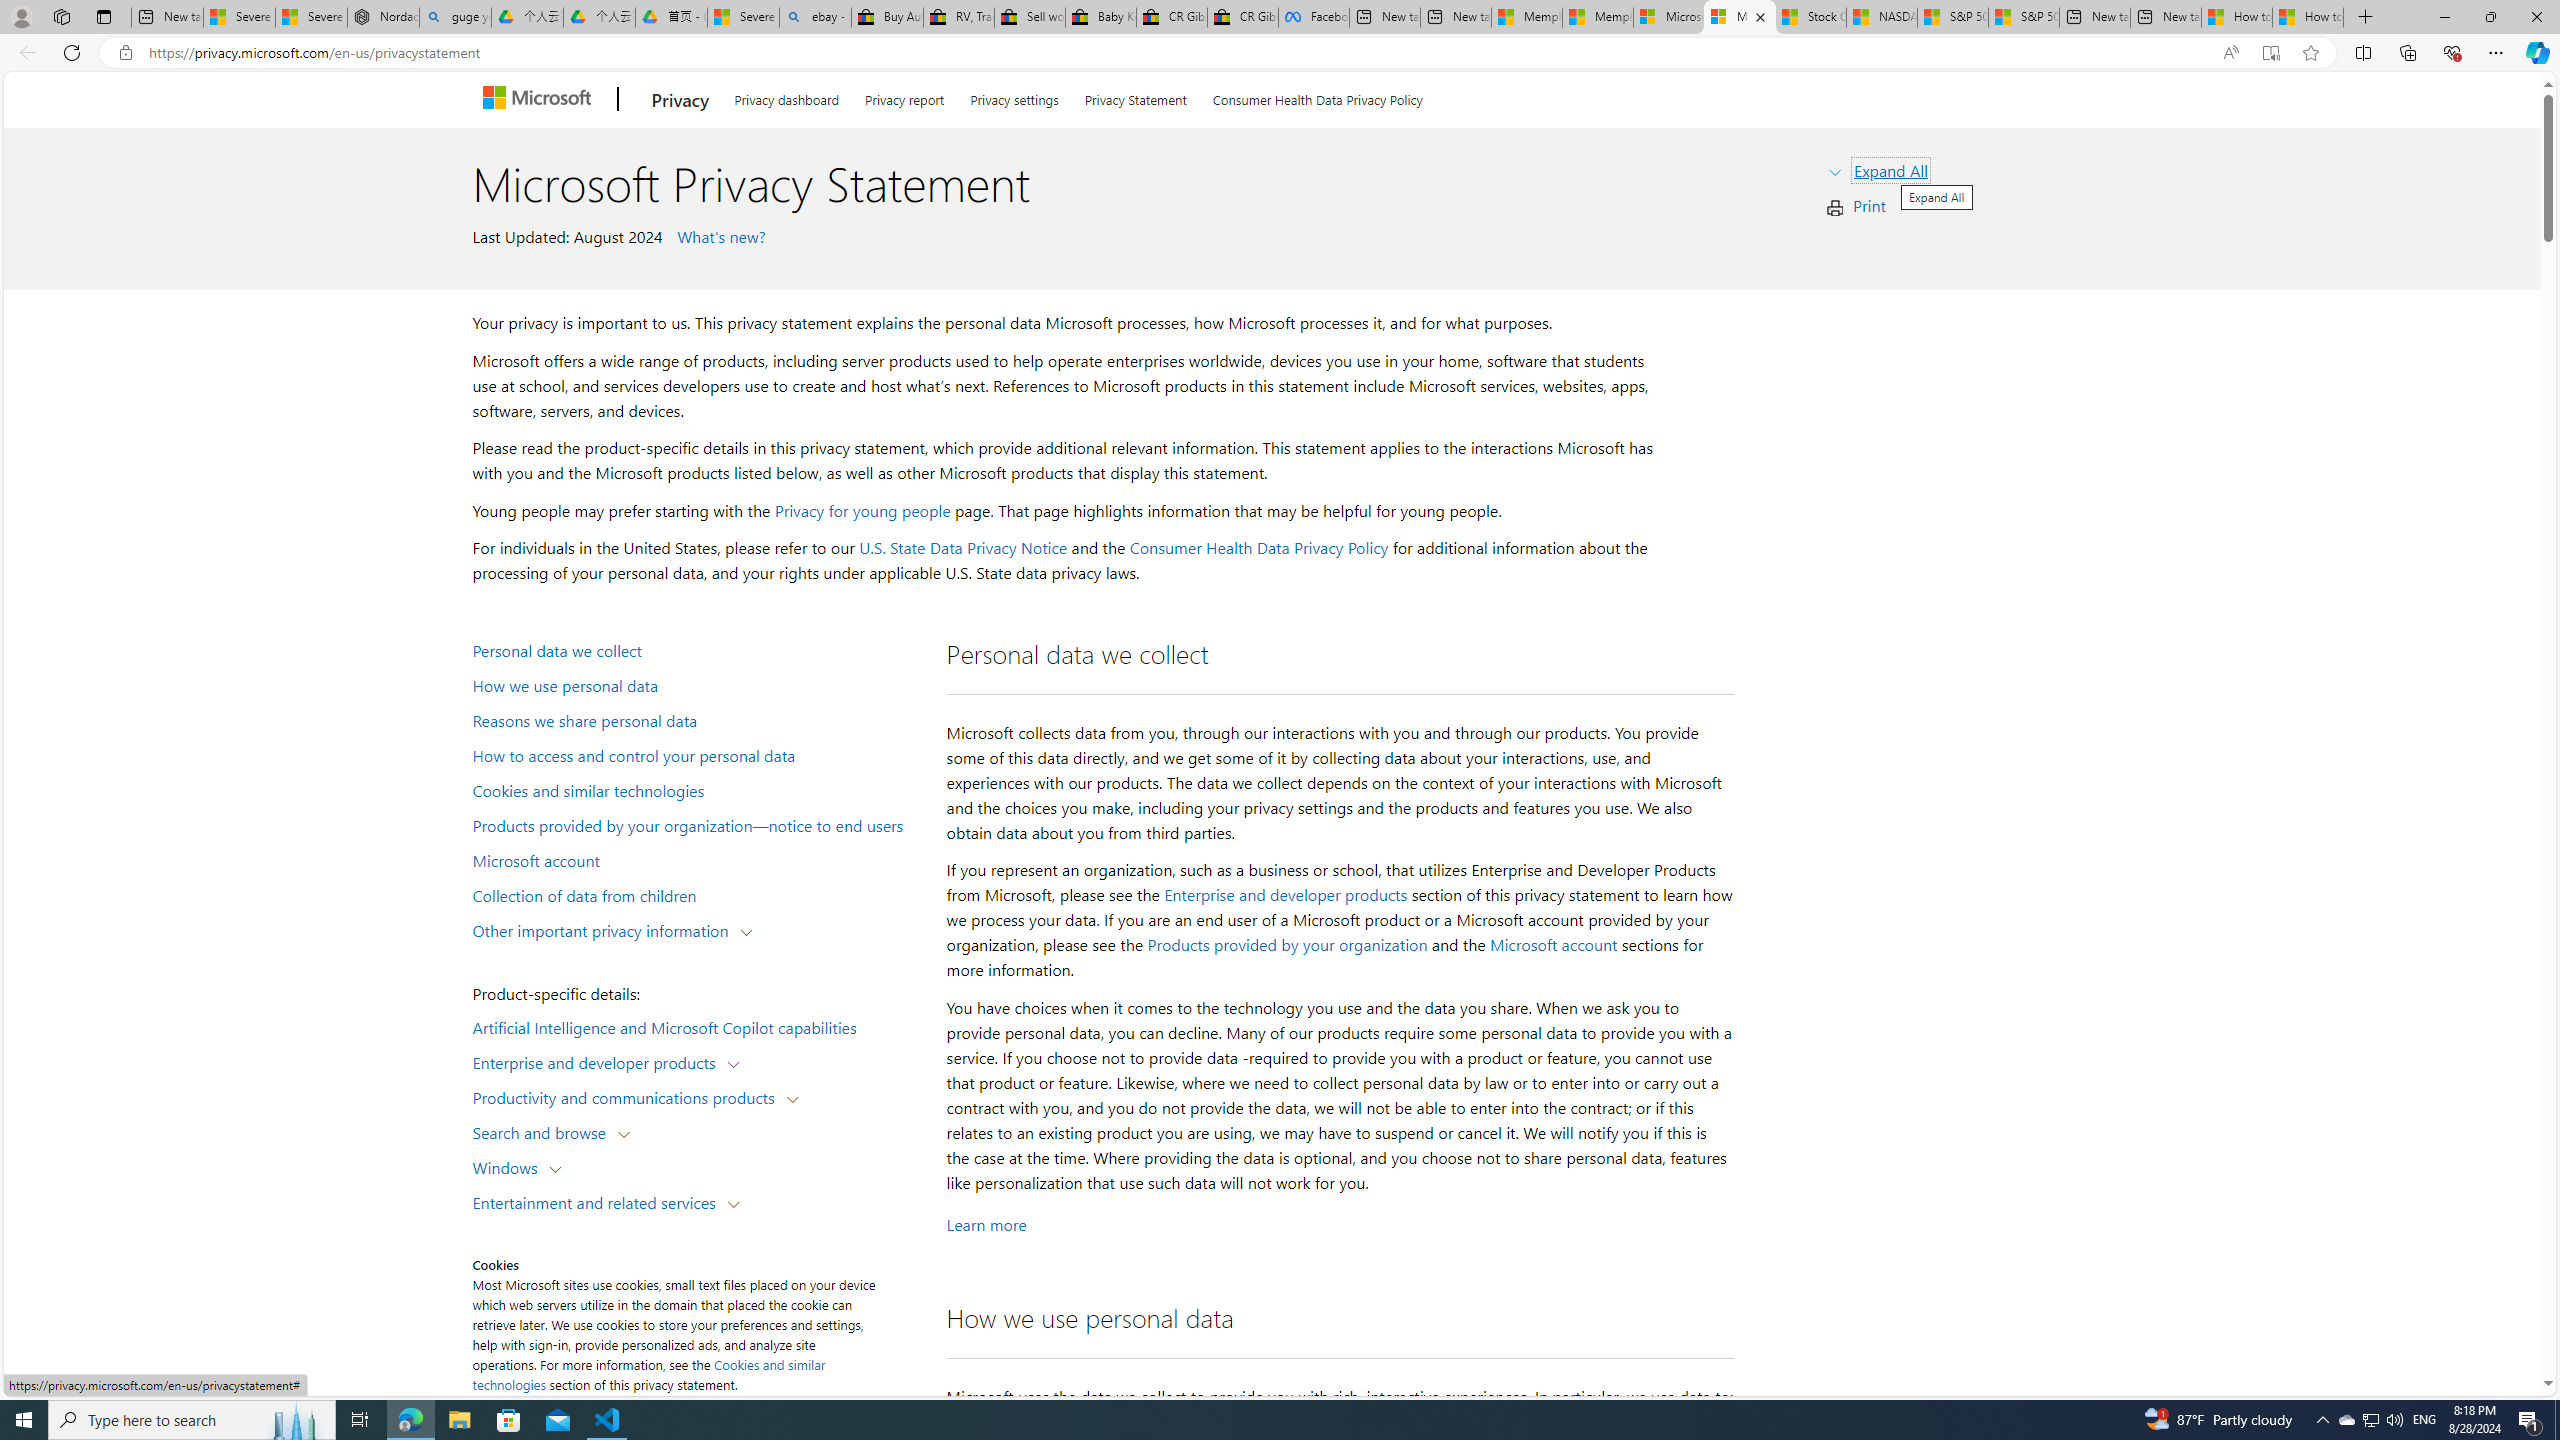  What do you see at coordinates (696, 1026) in the screenshot?
I see `'Artificial Intelligence and Microsoft Copilot capabilities'` at bounding box center [696, 1026].